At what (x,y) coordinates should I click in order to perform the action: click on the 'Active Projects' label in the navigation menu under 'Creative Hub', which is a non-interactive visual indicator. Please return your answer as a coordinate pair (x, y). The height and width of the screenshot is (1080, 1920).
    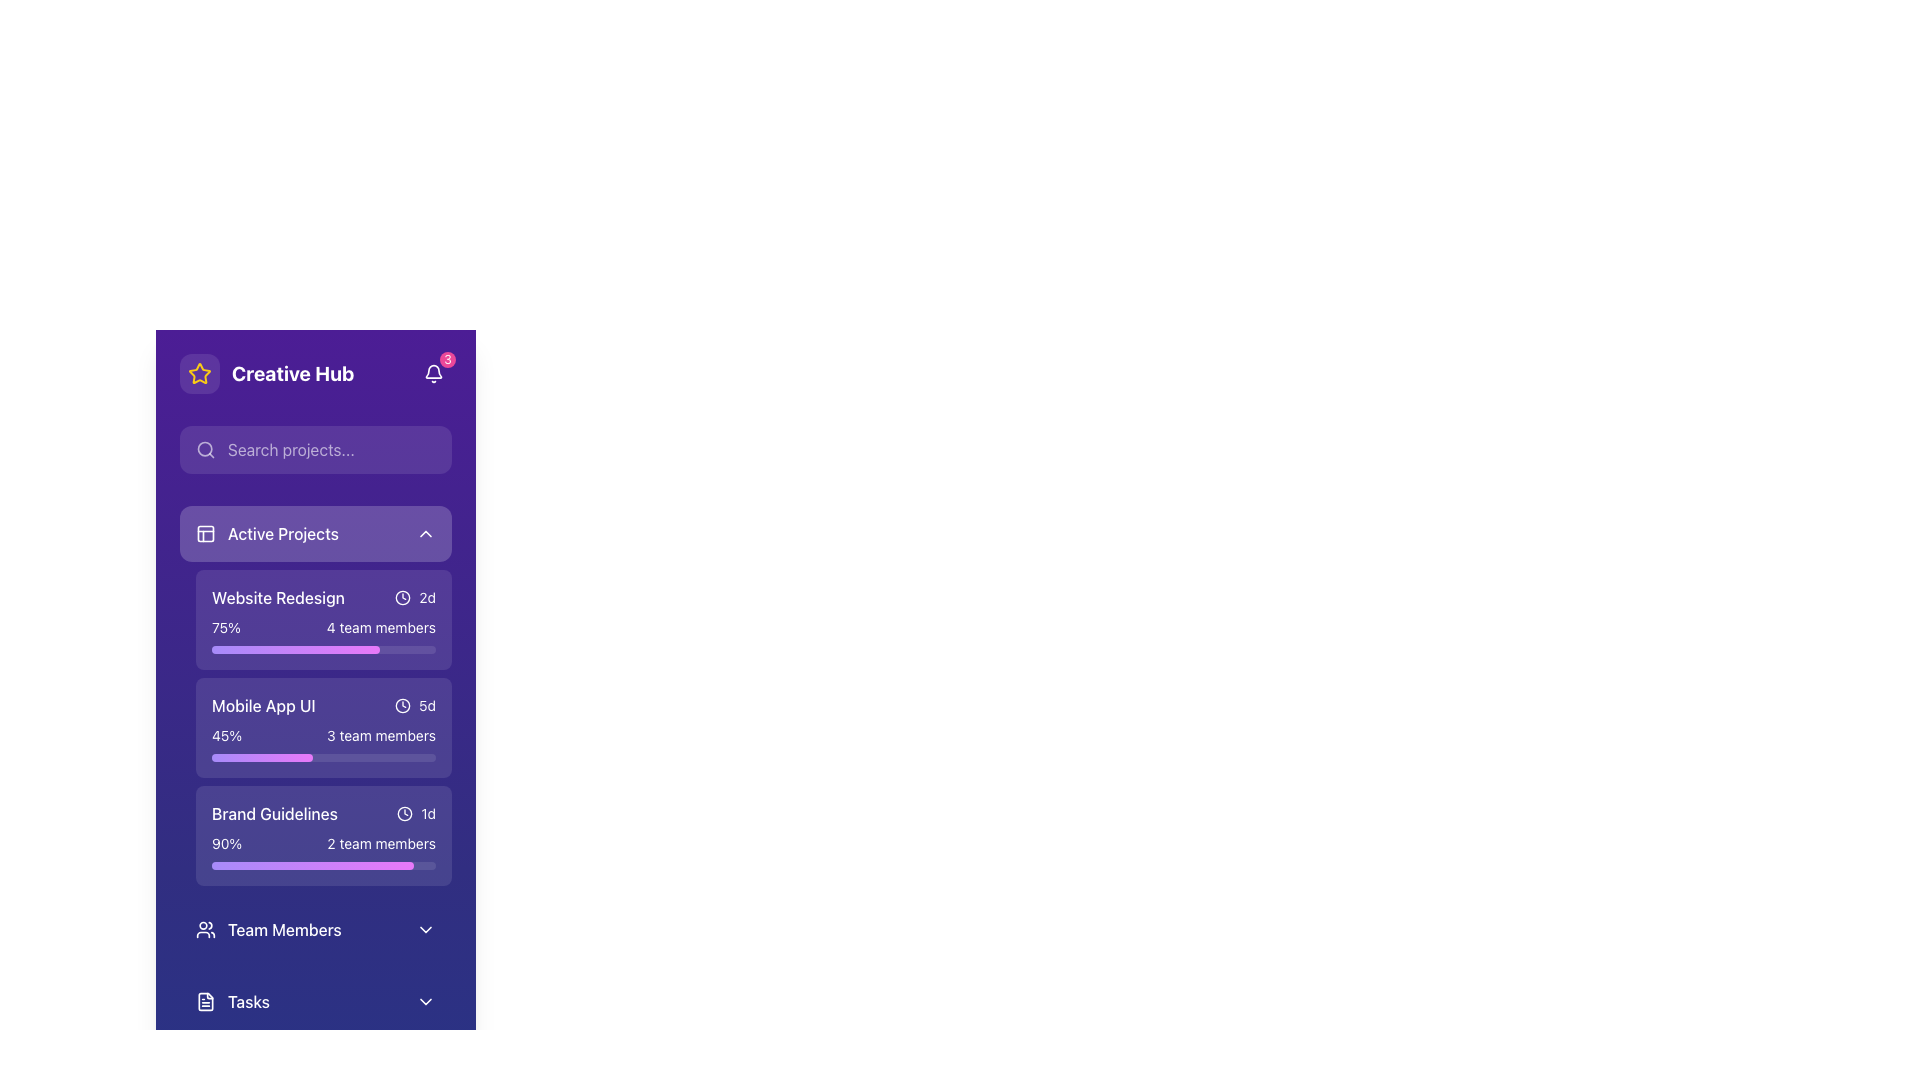
    Looking at the image, I should click on (282, 532).